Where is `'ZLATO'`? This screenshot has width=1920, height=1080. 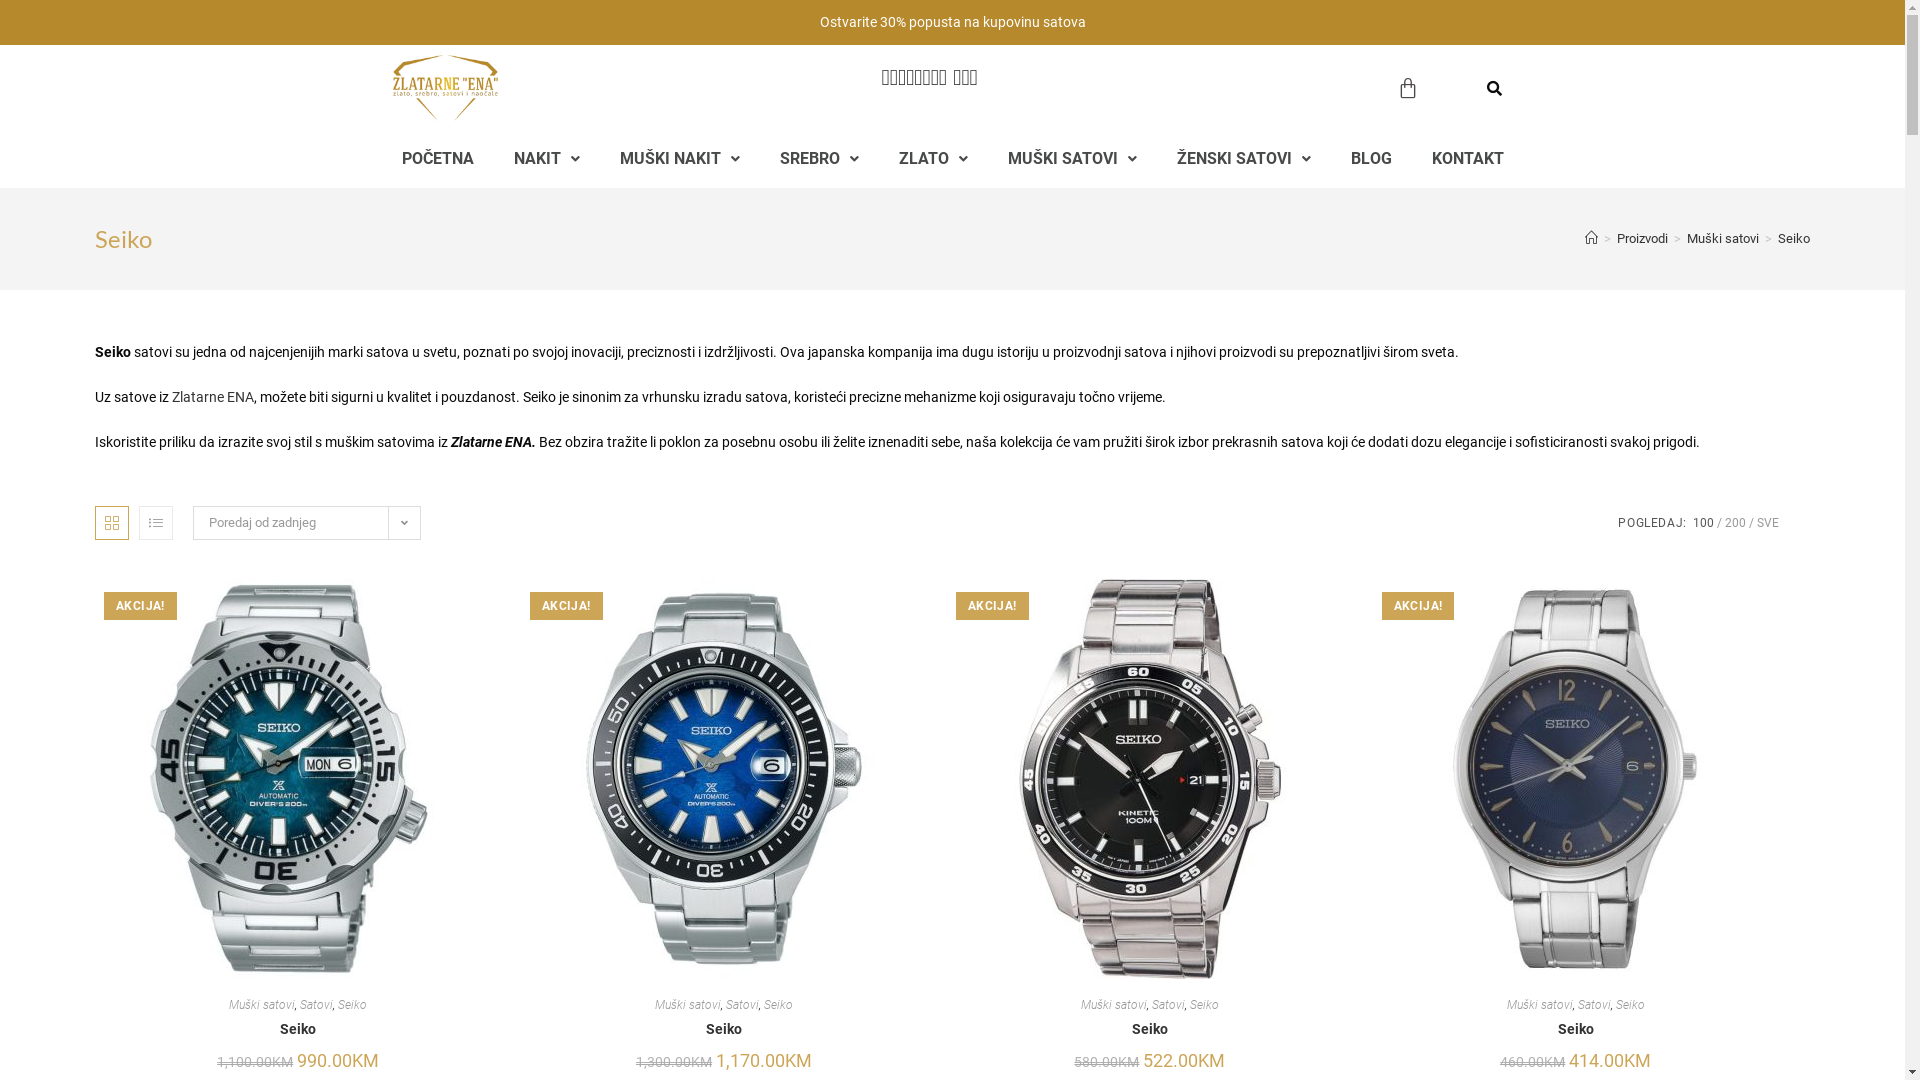 'ZLATO' is located at coordinates (931, 157).